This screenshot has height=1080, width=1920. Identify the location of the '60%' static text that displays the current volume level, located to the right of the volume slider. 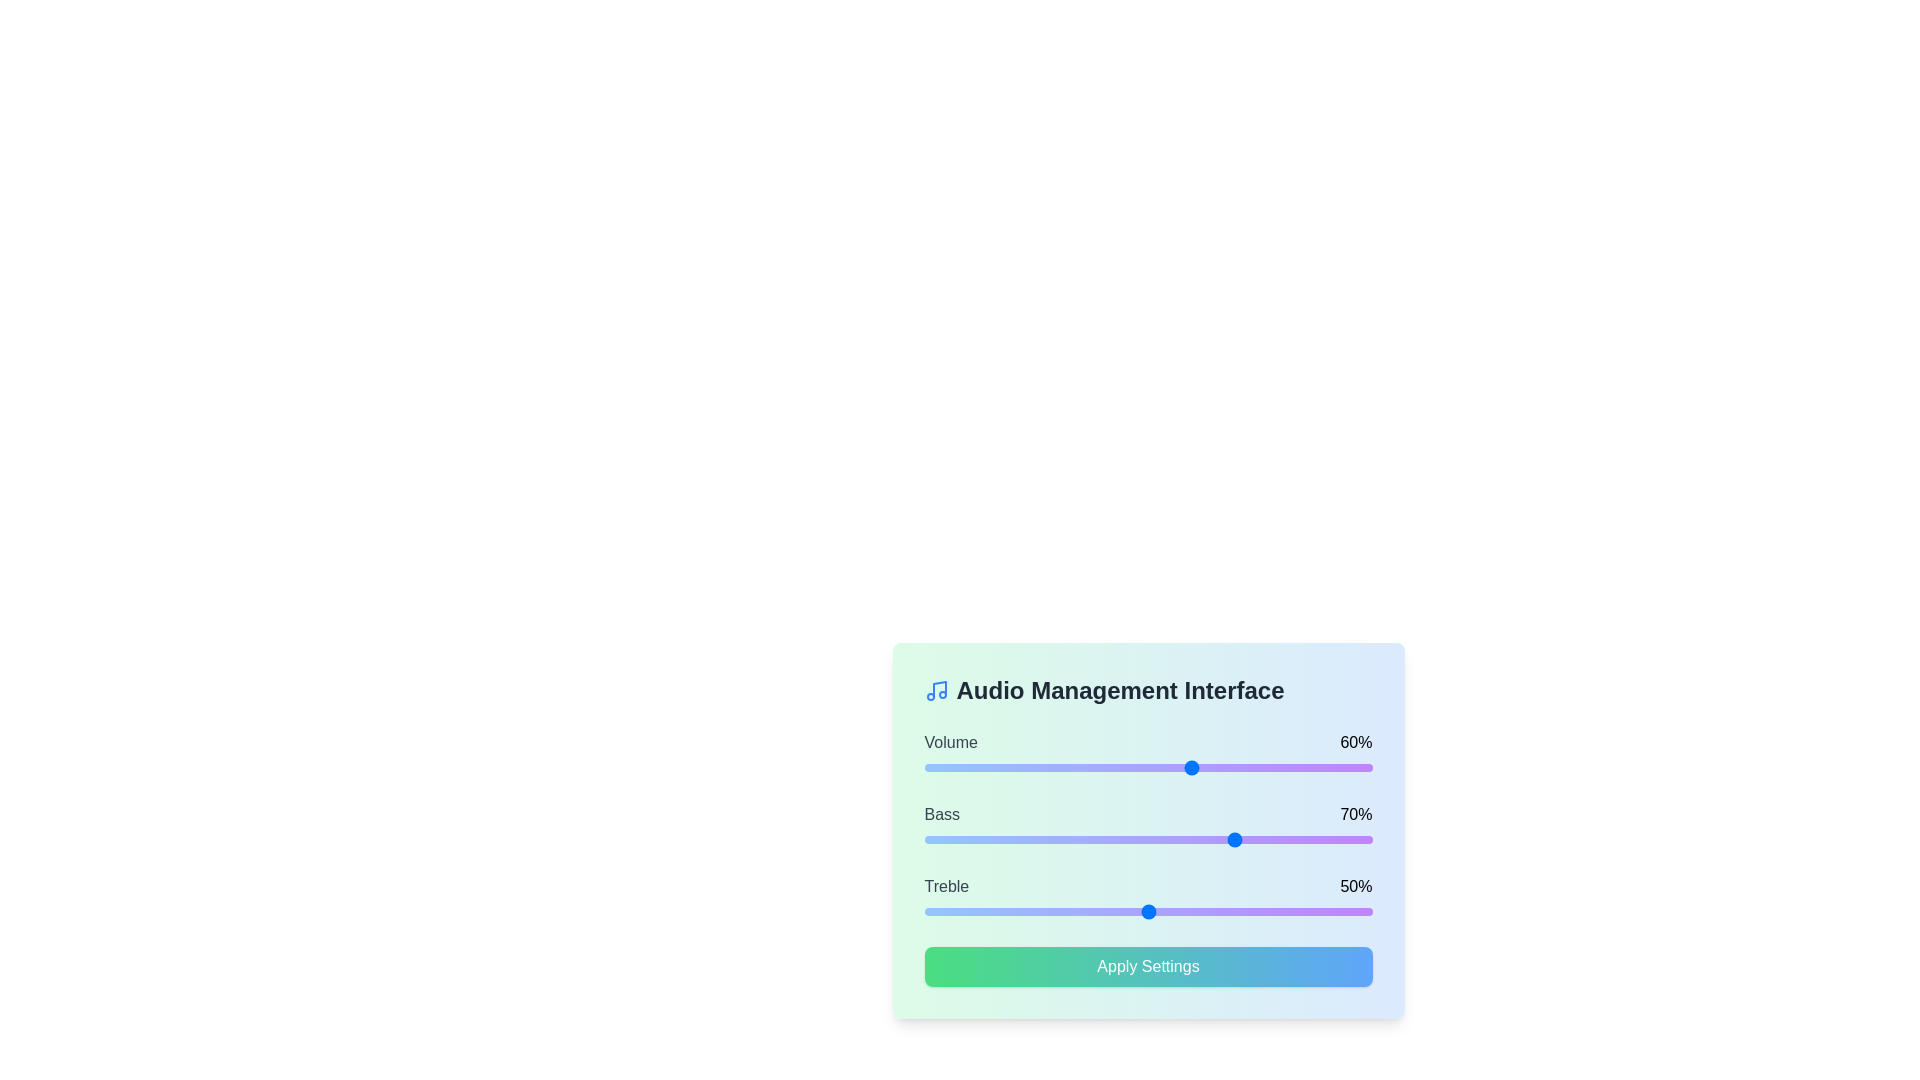
(1356, 743).